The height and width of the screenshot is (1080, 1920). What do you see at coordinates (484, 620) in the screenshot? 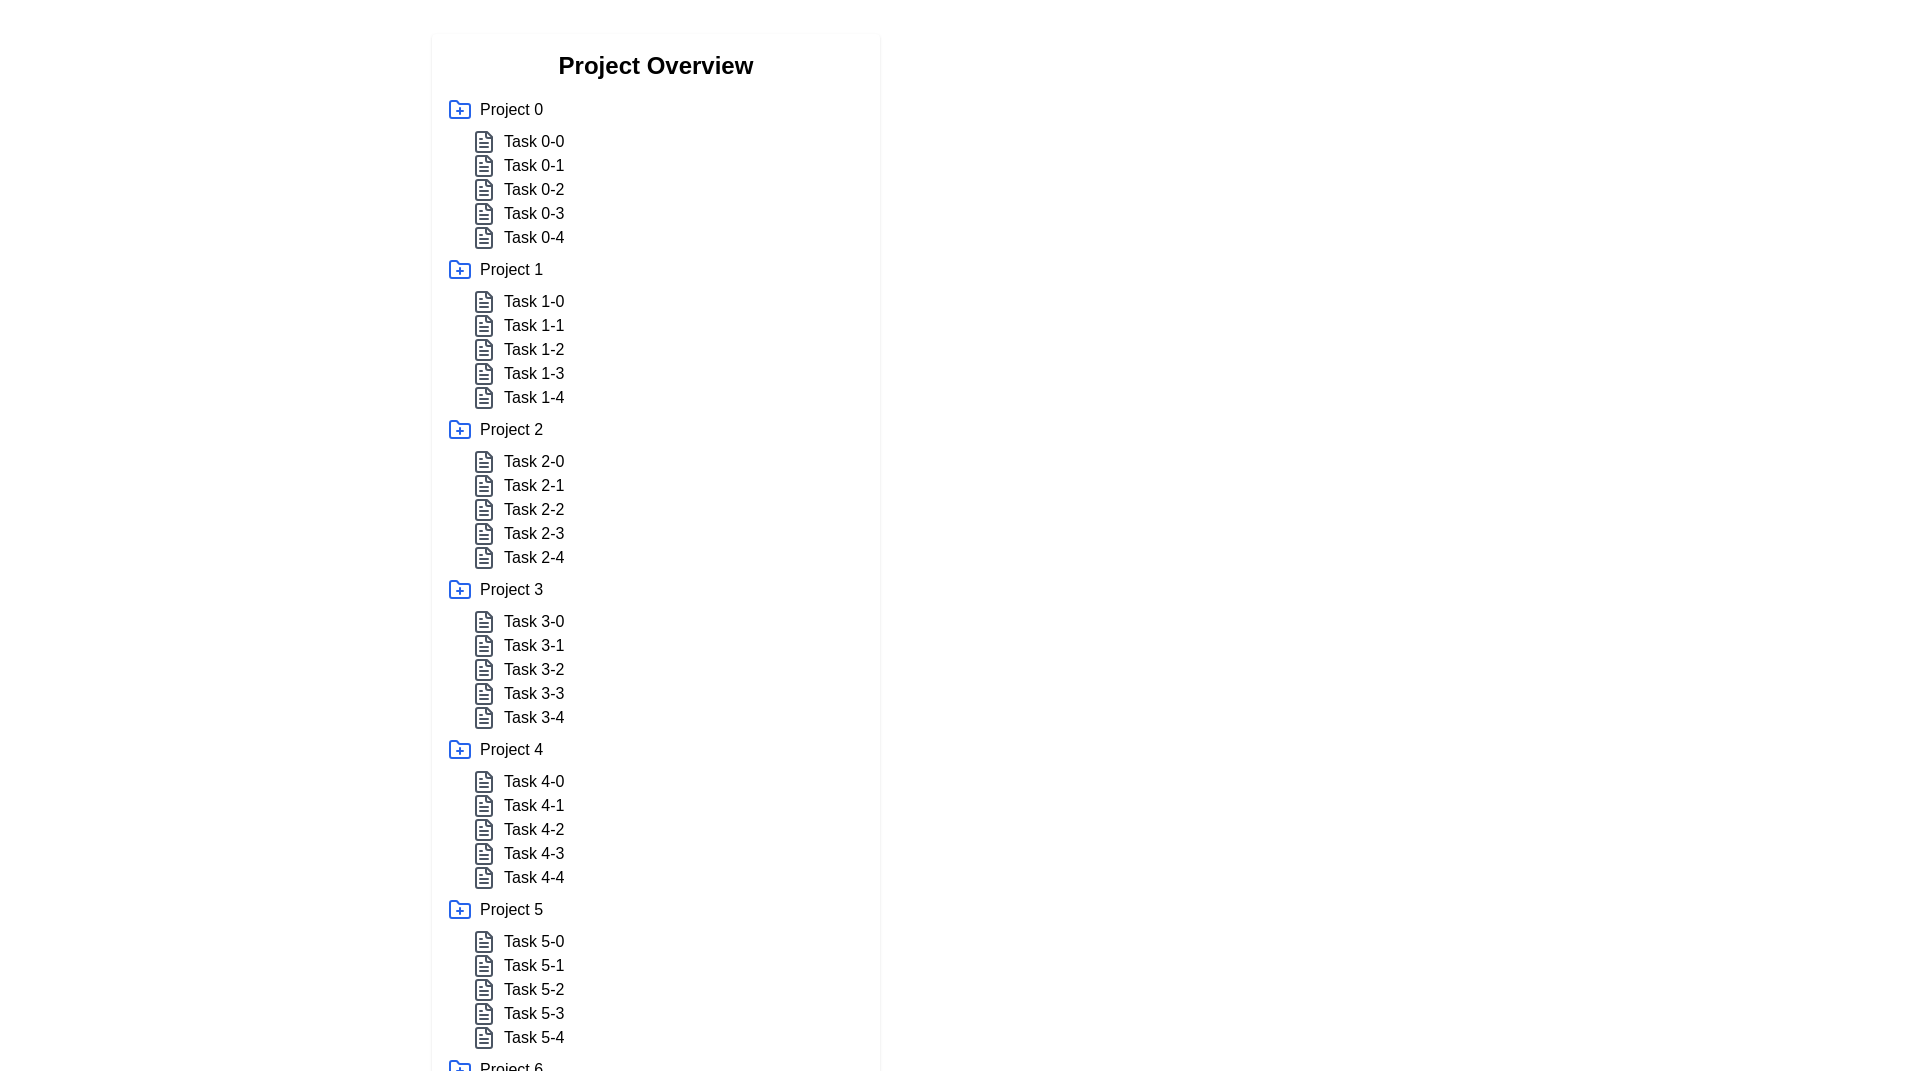
I see `the file outline icon with text lines, located at the leftmost side of the row labeled 'Task 3-0' under 'Project 3', as a visual indicator` at bounding box center [484, 620].